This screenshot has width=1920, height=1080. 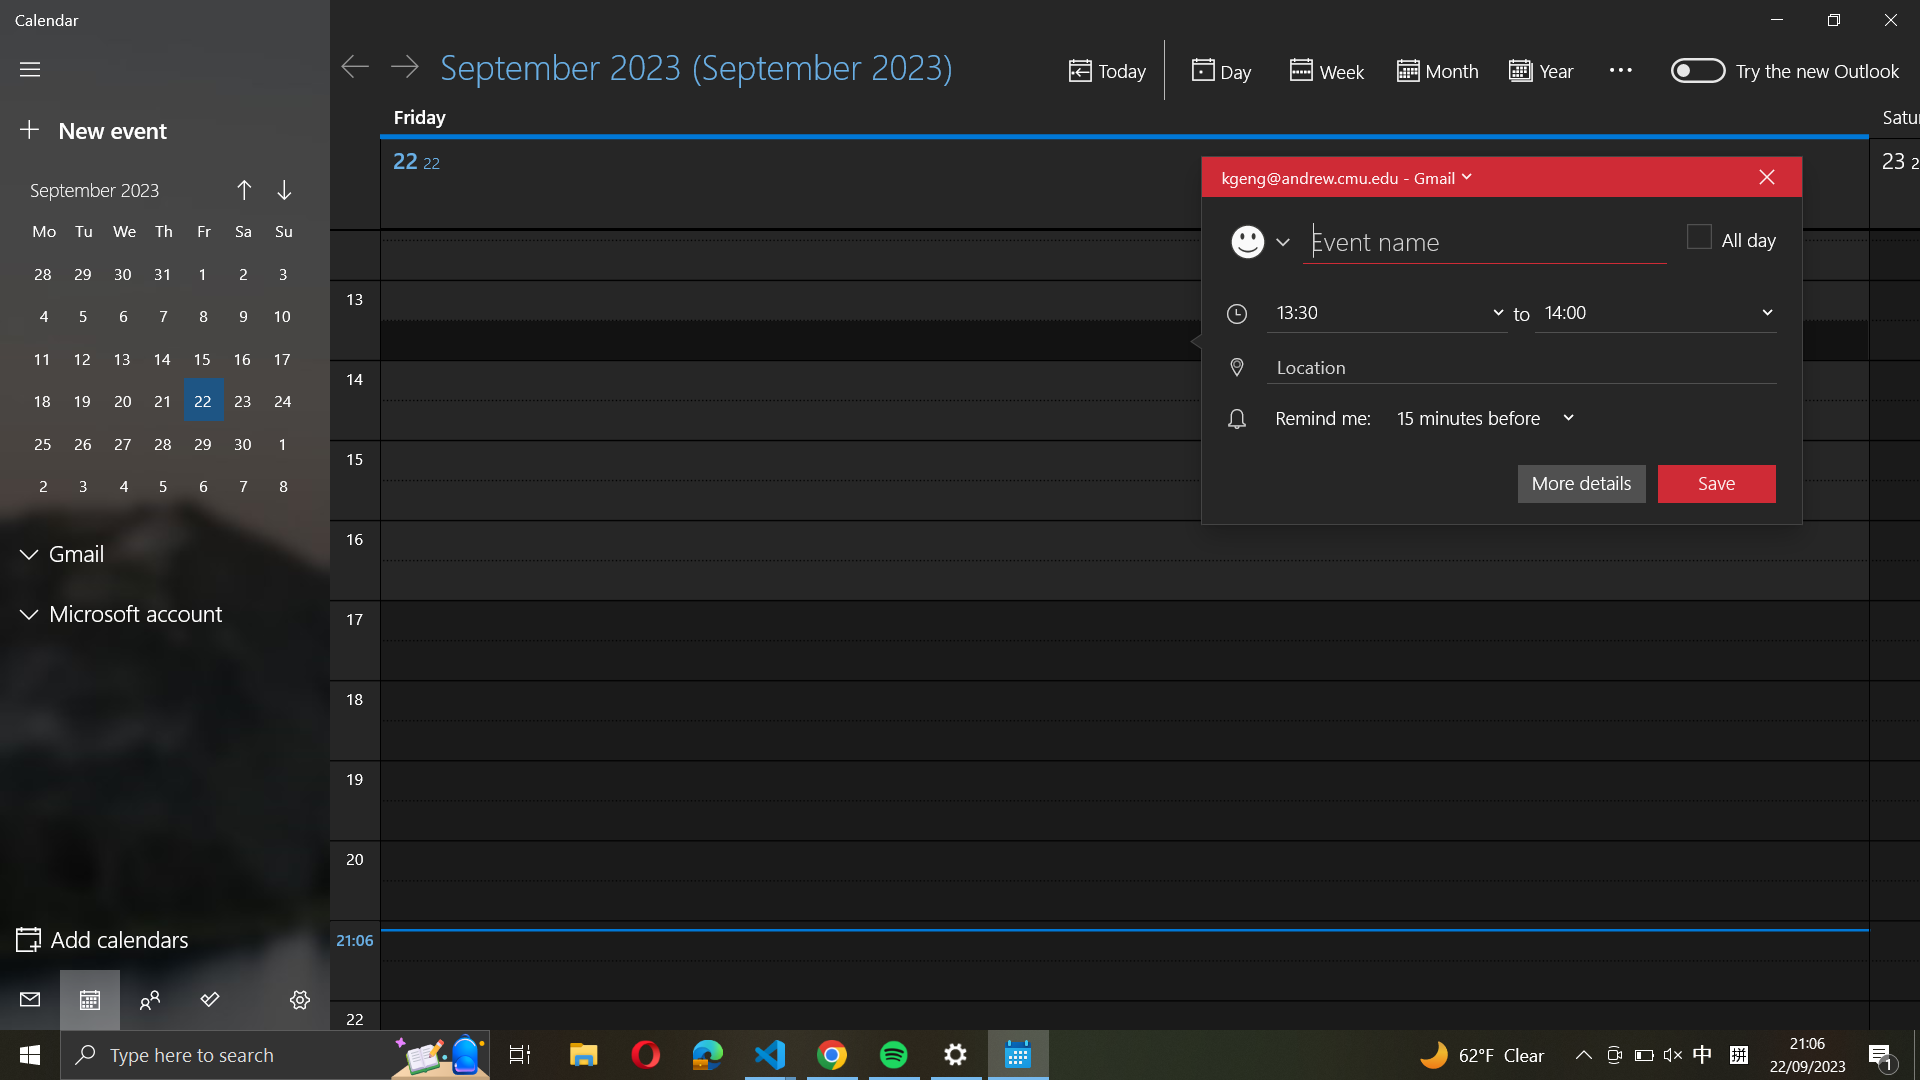 I want to click on click to fetch all email addresses connected to an event, so click(x=1344, y=176).